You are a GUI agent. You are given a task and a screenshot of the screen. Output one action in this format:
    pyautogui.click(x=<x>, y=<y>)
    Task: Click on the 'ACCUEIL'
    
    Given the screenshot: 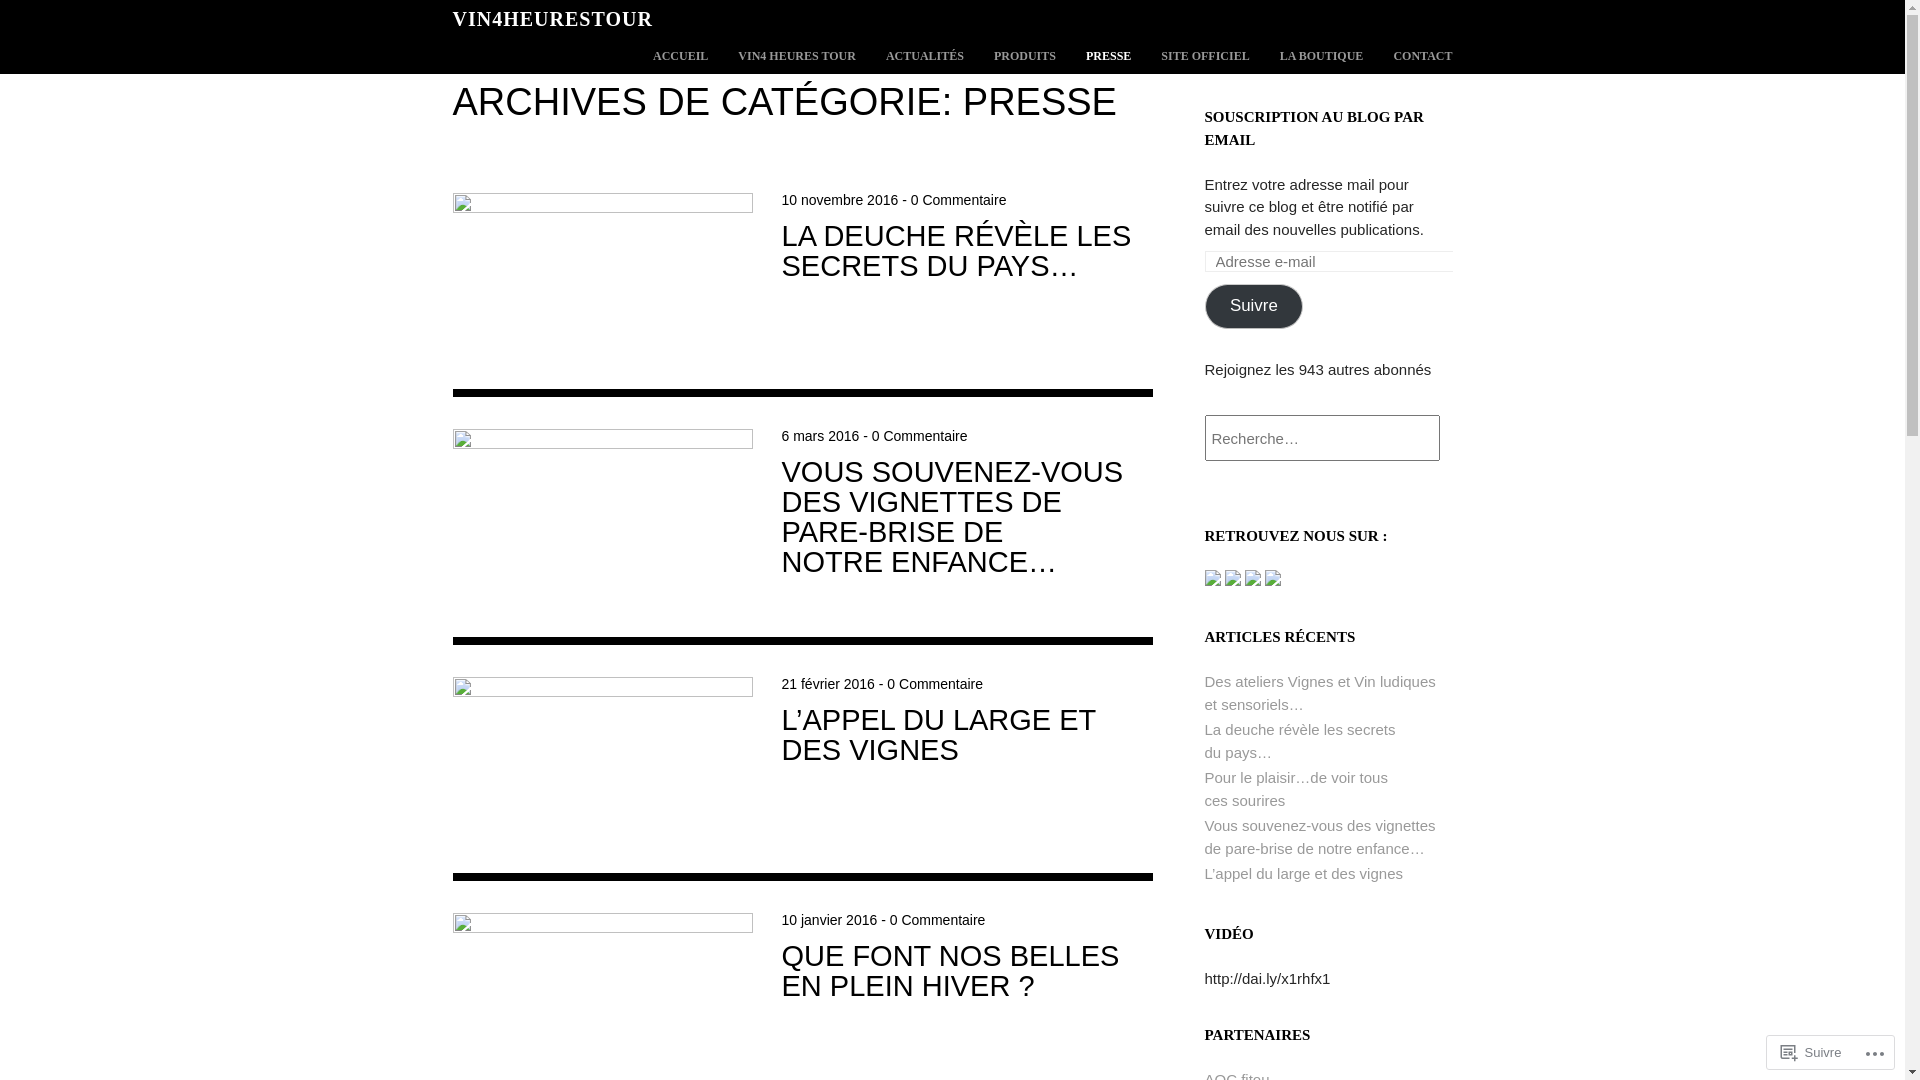 What is the action you would take?
    pyautogui.click(x=680, y=55)
    